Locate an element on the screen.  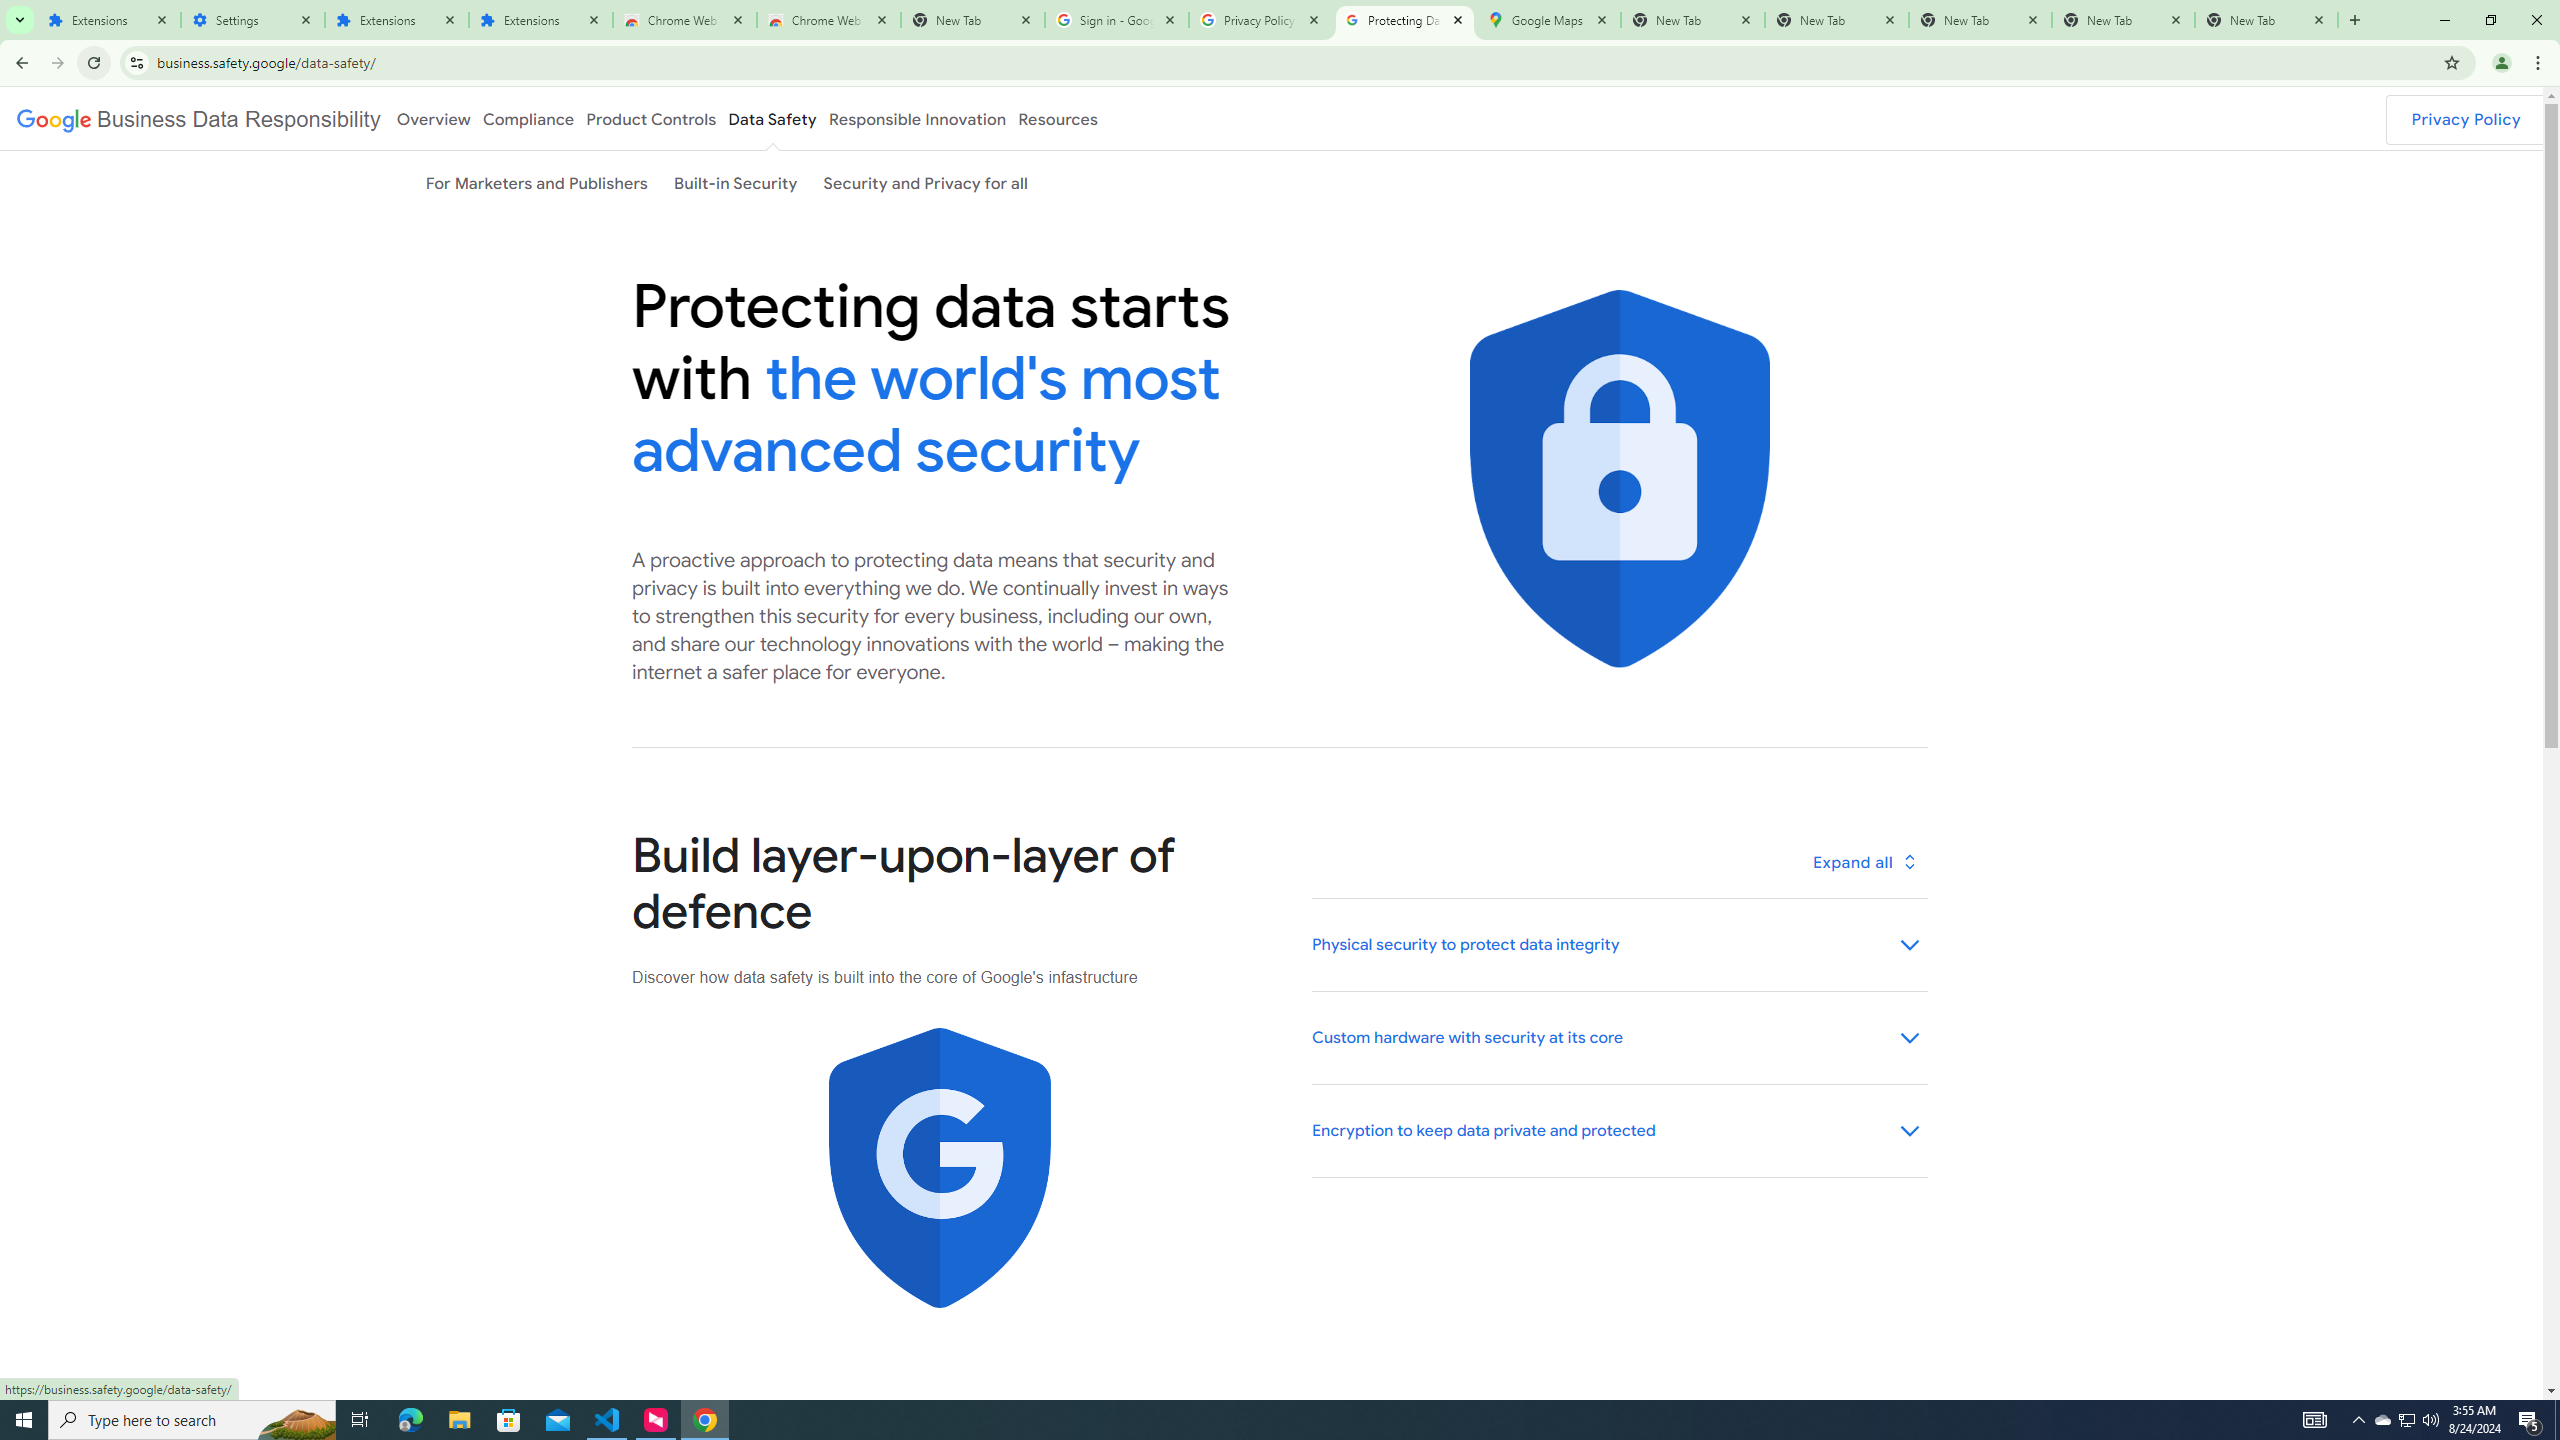
'Sign in - Google Accounts' is located at coordinates (1116, 19).